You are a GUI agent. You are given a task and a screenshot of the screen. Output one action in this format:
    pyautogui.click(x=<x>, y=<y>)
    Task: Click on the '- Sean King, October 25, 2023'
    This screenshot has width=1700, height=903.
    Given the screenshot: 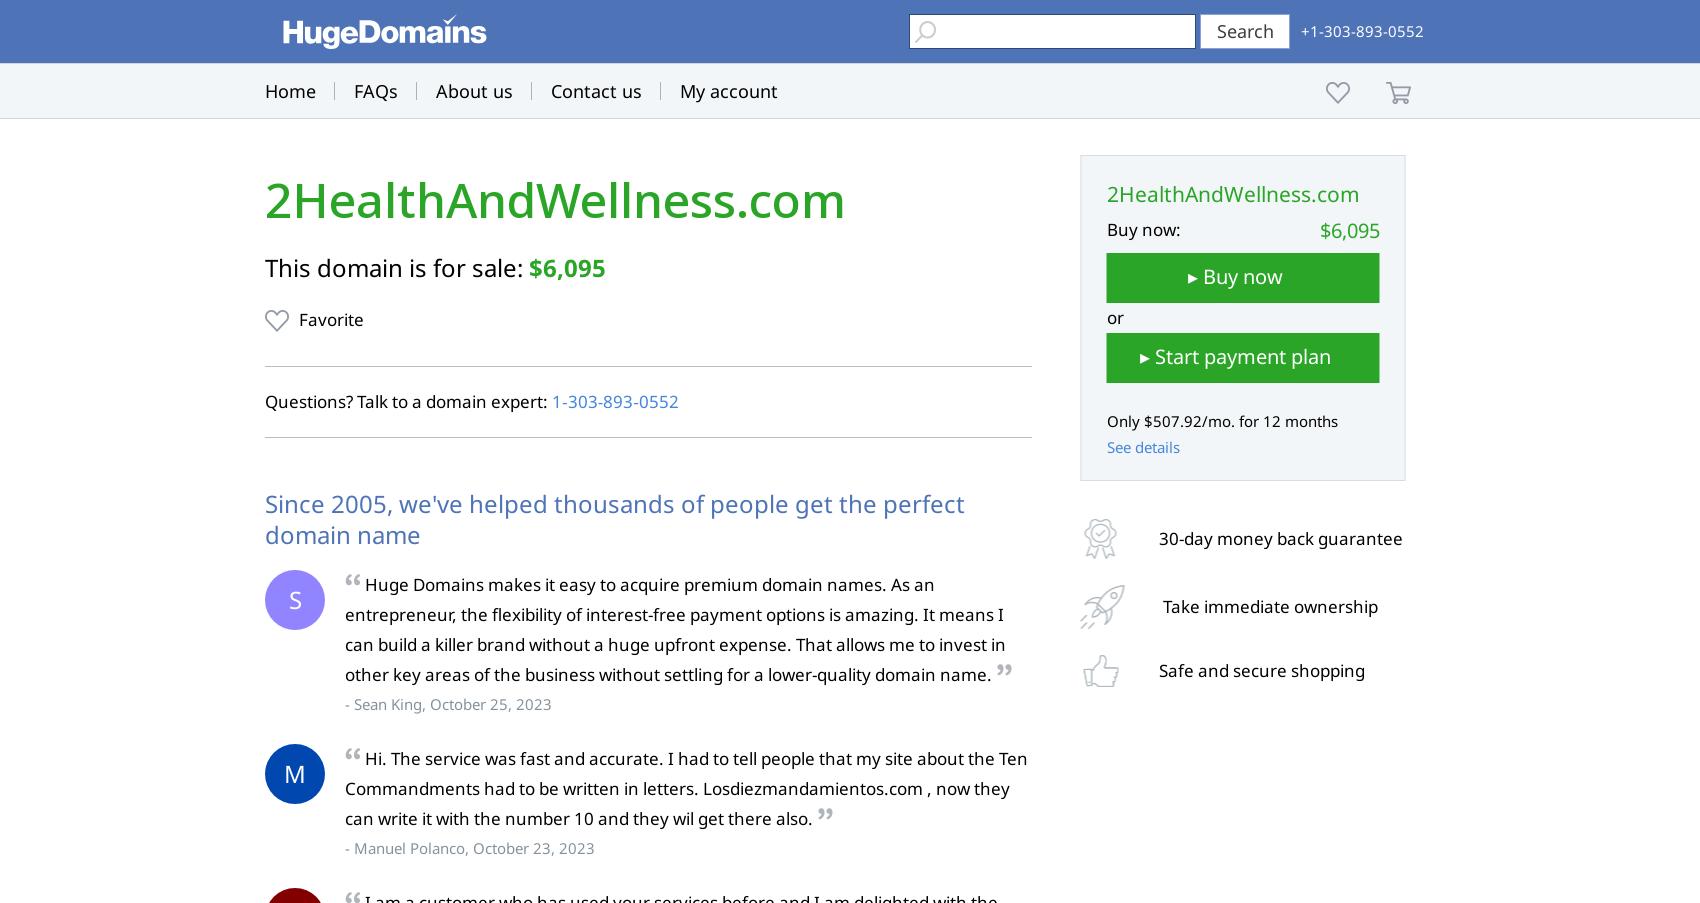 What is the action you would take?
    pyautogui.click(x=448, y=702)
    